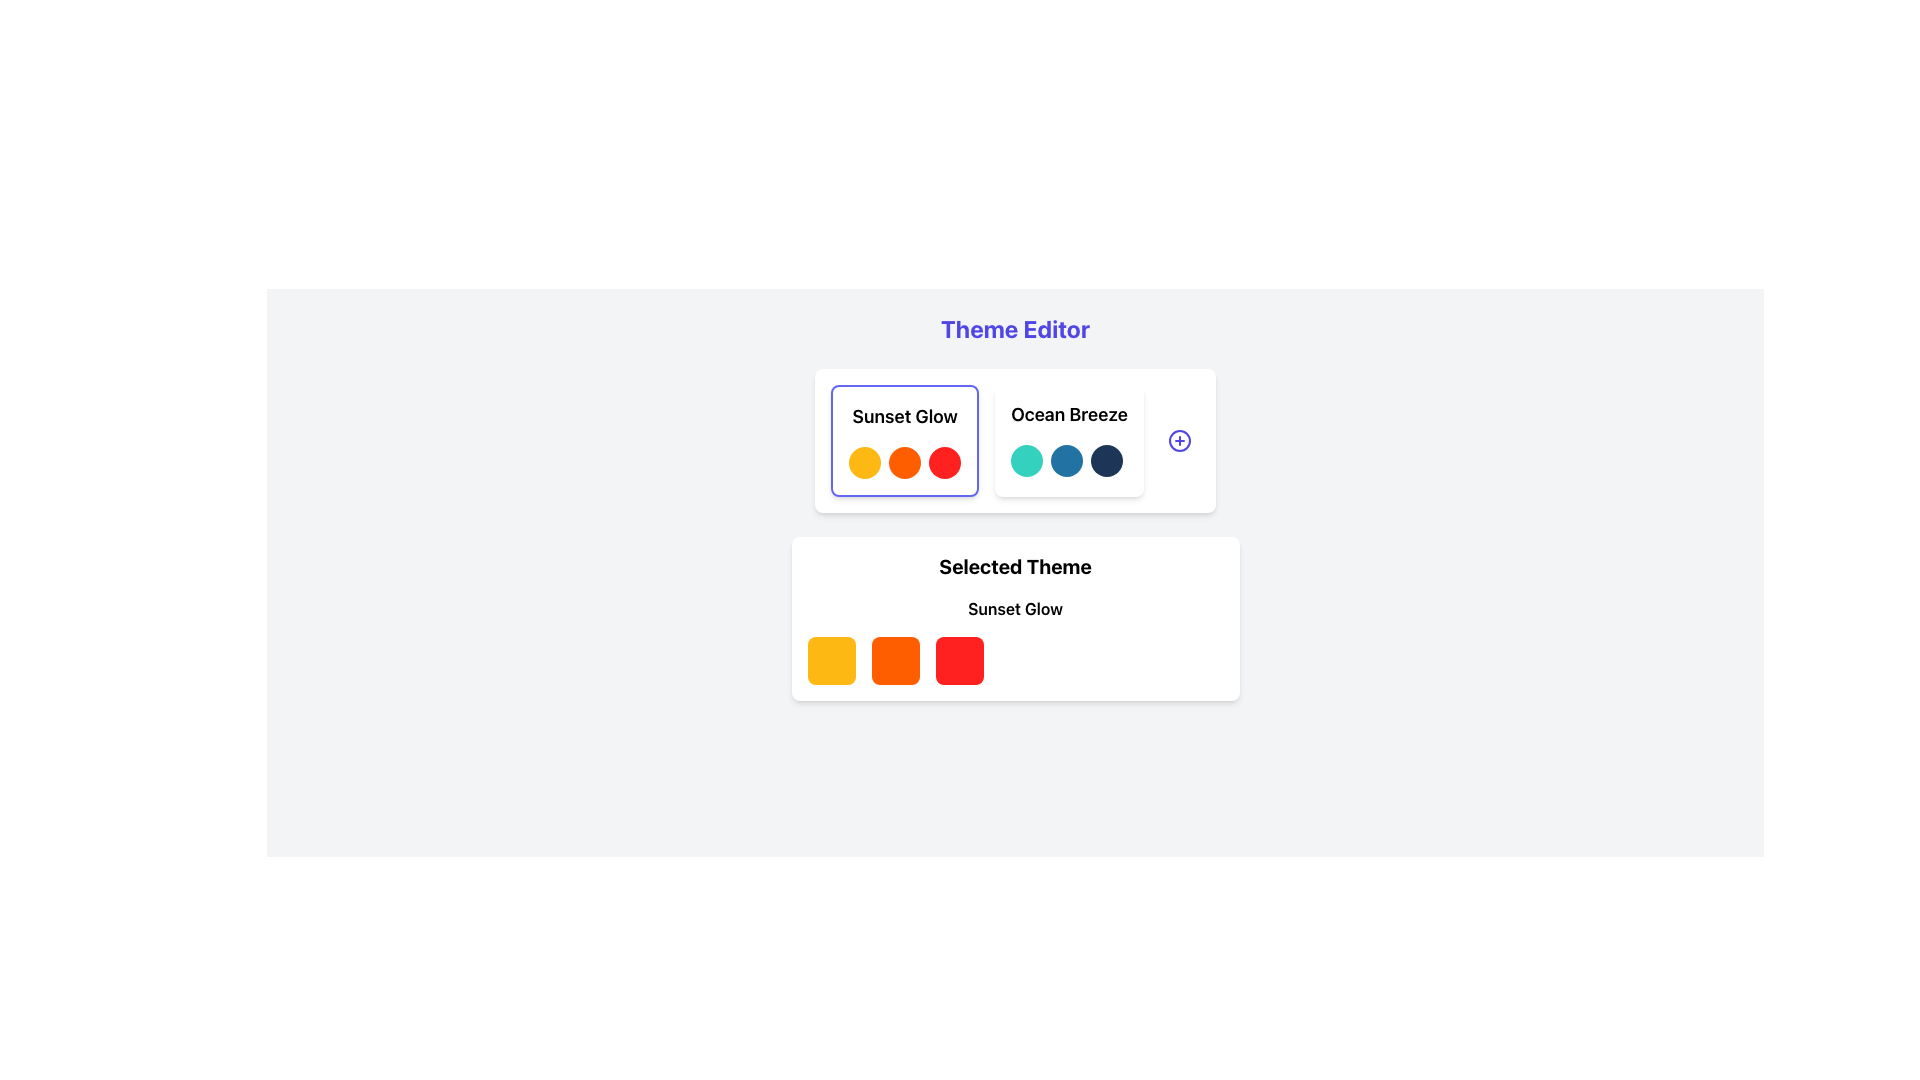 The image size is (1920, 1080). What do you see at coordinates (1179, 439) in the screenshot?
I see `the circular button with a blue border located at the far right edge of the theme selection layout, following the 'Ocean Breeze' section` at bounding box center [1179, 439].